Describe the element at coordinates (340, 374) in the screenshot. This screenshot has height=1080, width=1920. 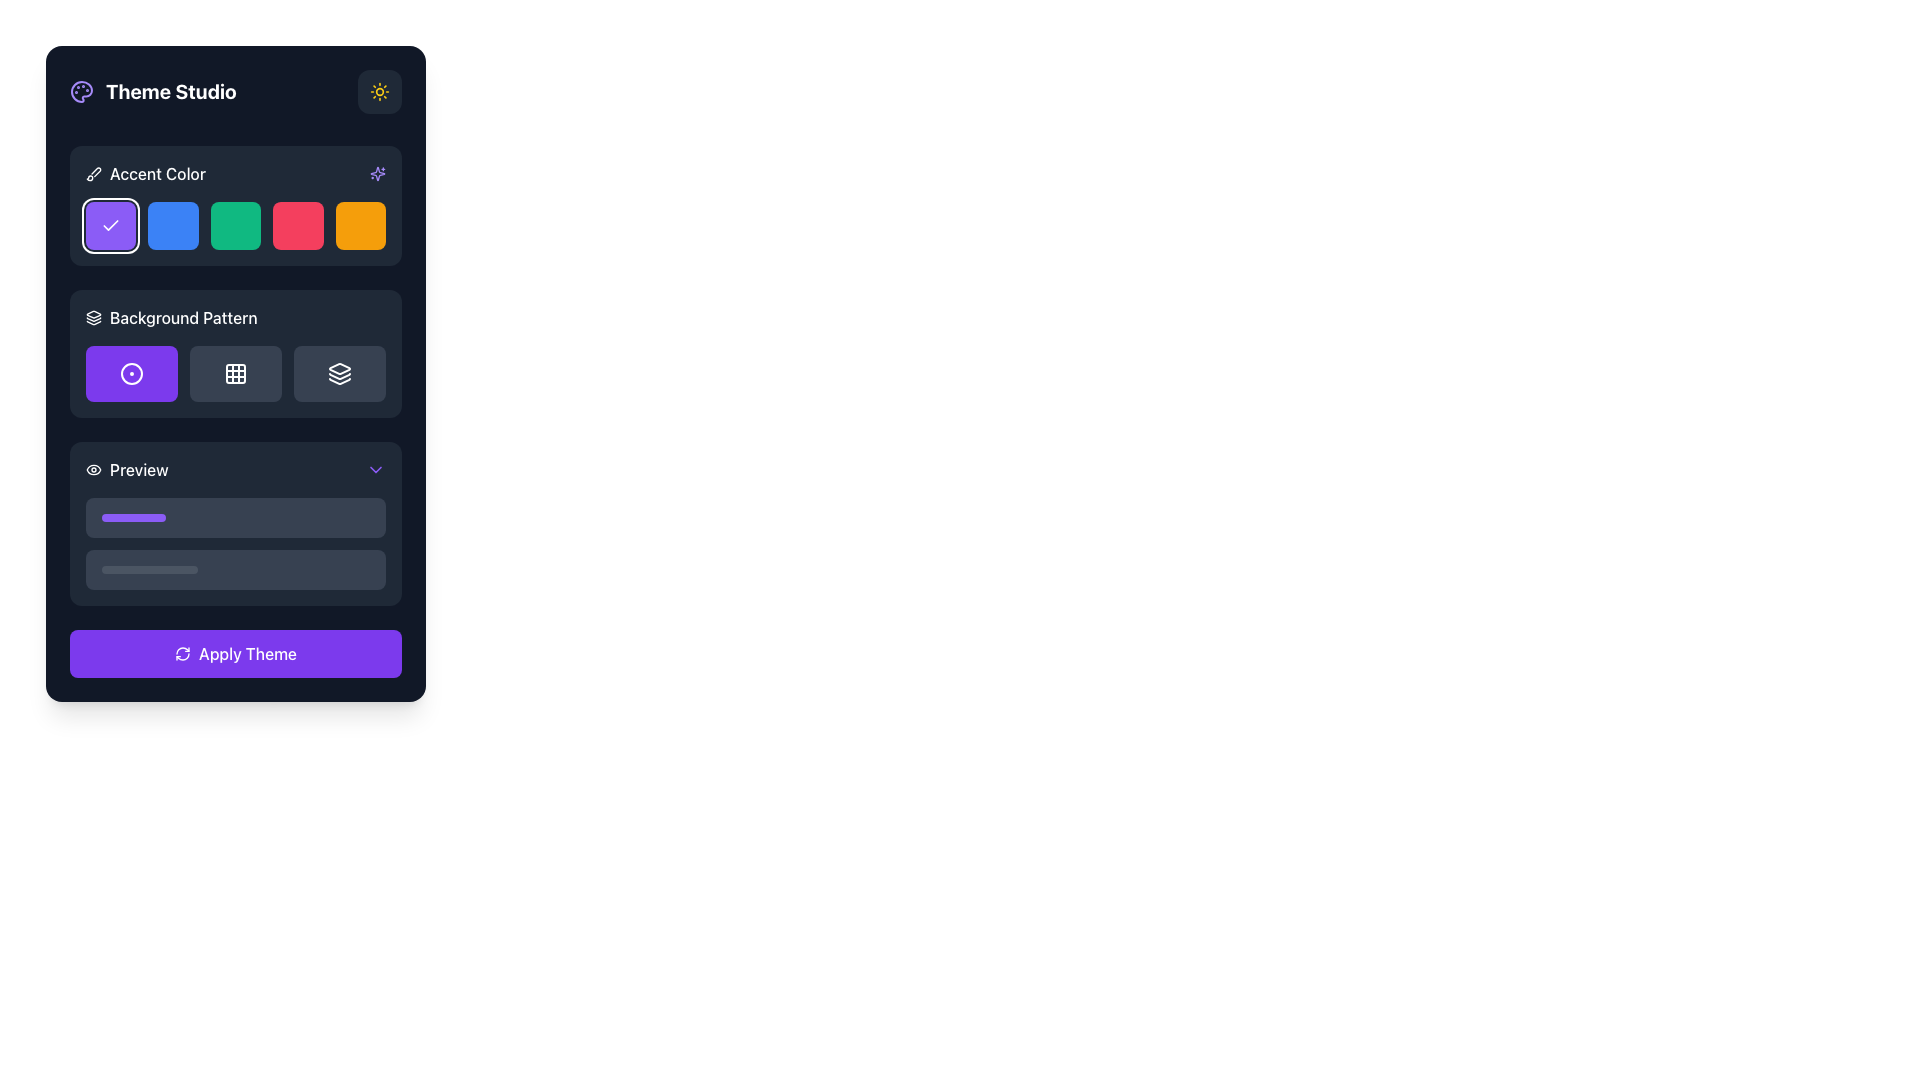
I see `the third button labeled 'Background Pattern' with a dark gray background and a white stacked layers icon` at that location.